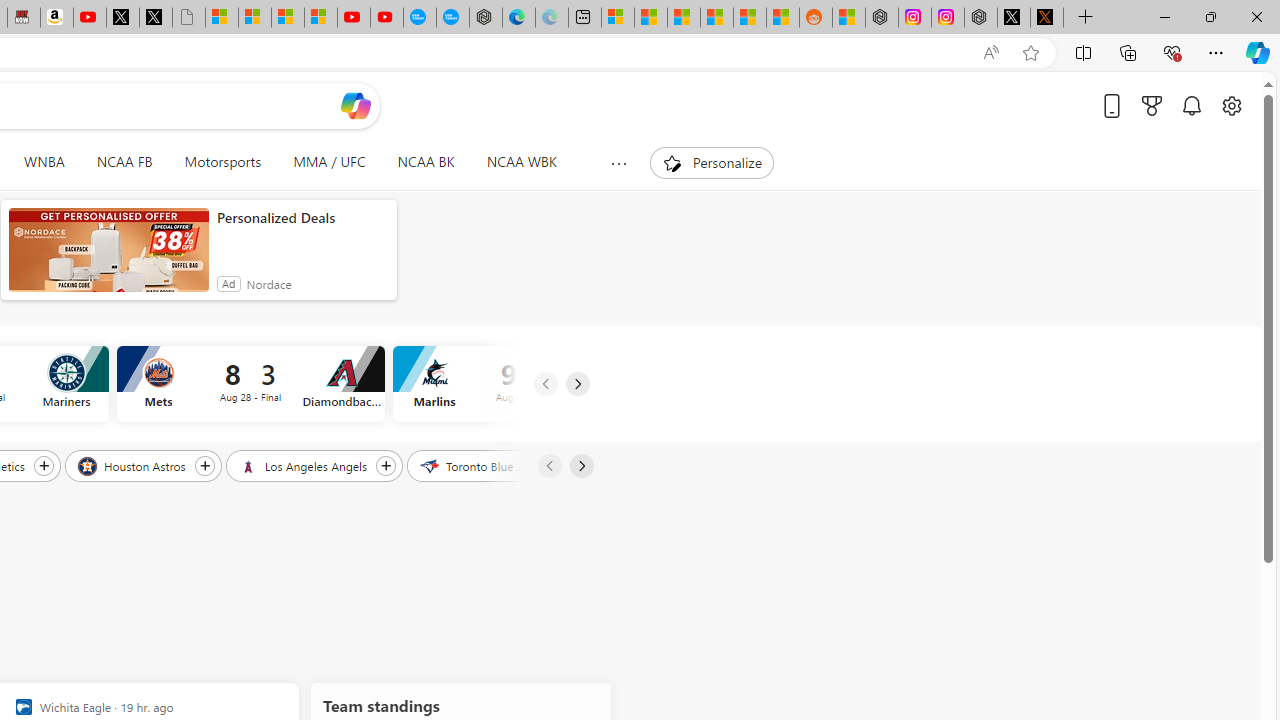 The width and height of the screenshot is (1280, 720). I want to click on 'Open settings', so click(1231, 105).